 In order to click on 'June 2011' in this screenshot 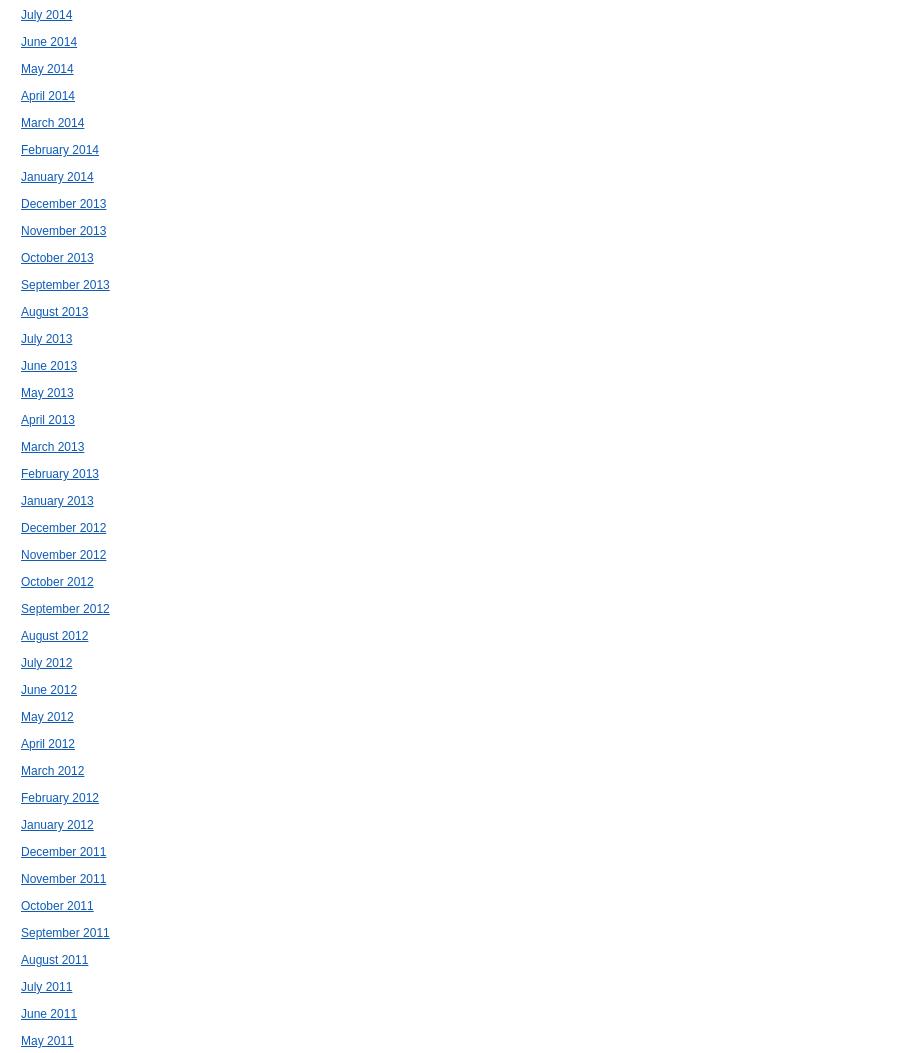, I will do `click(47, 1013)`.